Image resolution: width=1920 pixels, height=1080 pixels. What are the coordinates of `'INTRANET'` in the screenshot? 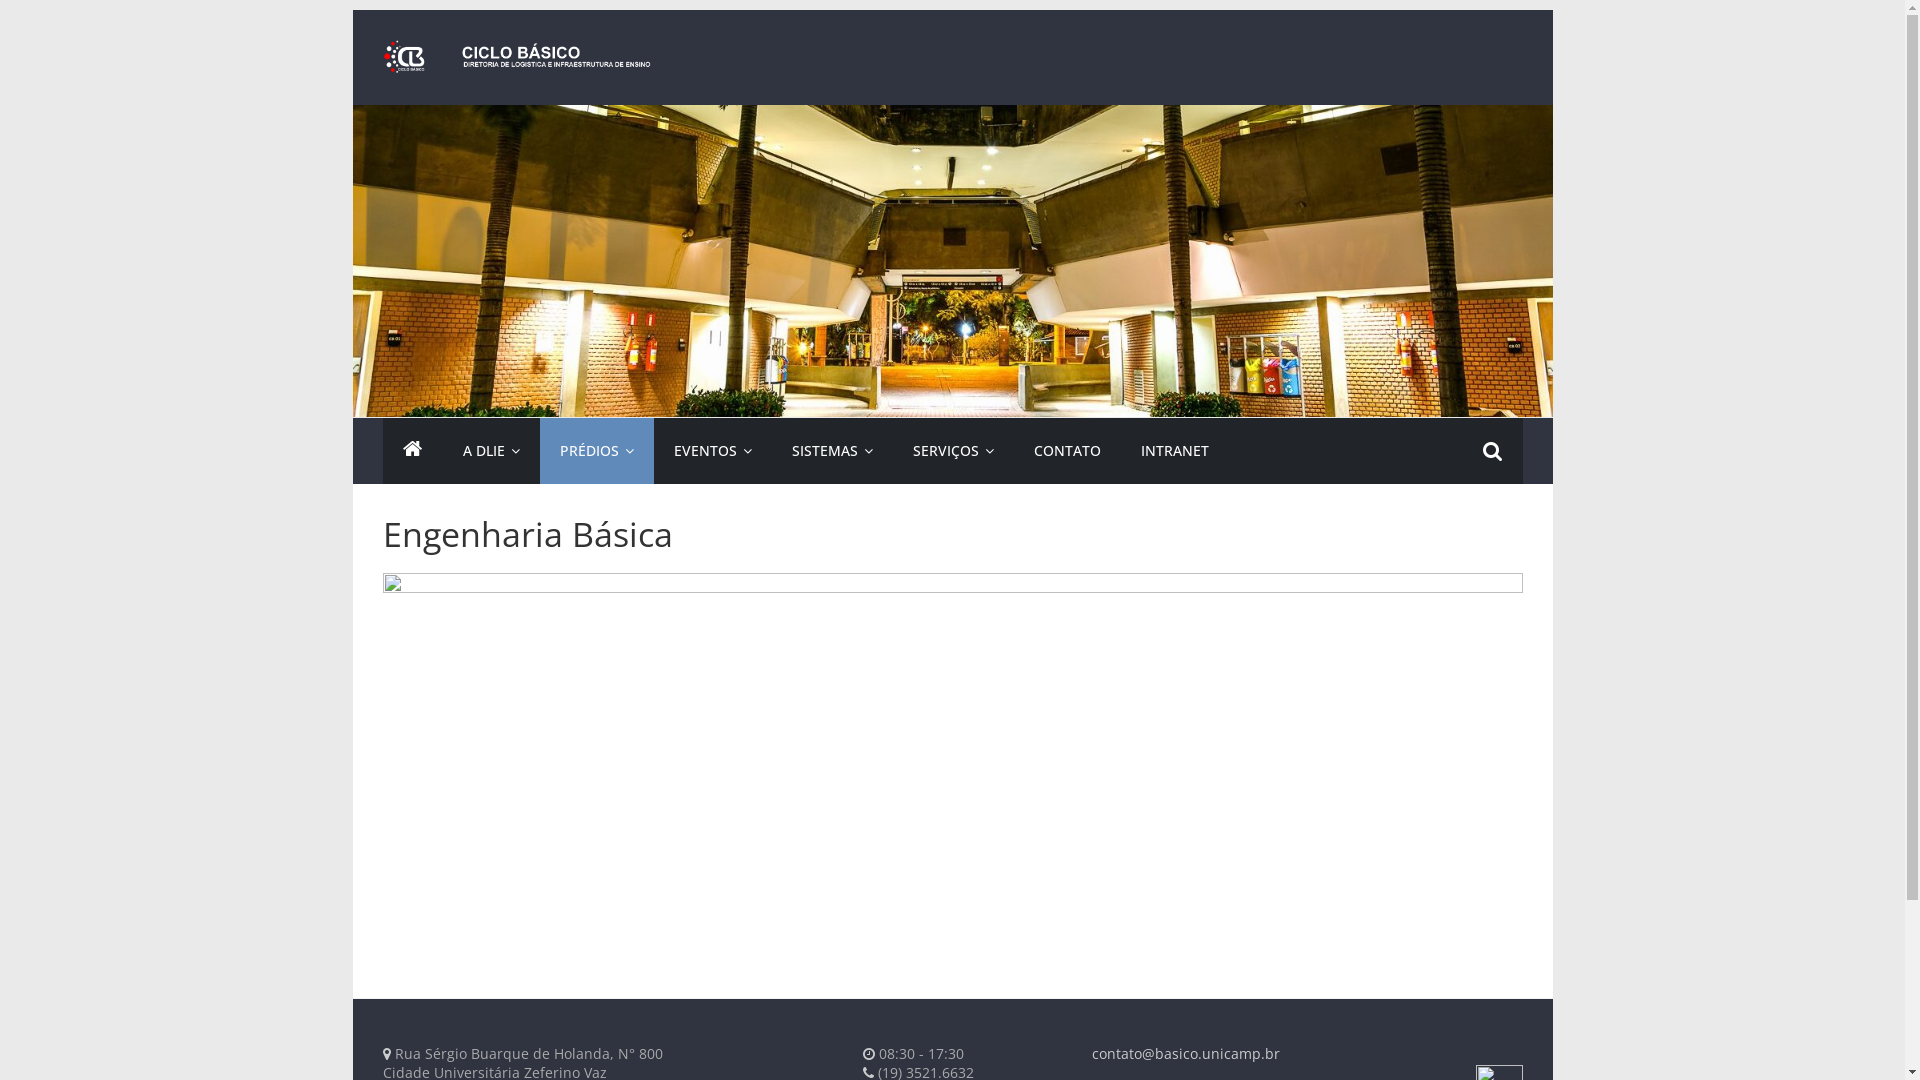 It's located at (1174, 451).